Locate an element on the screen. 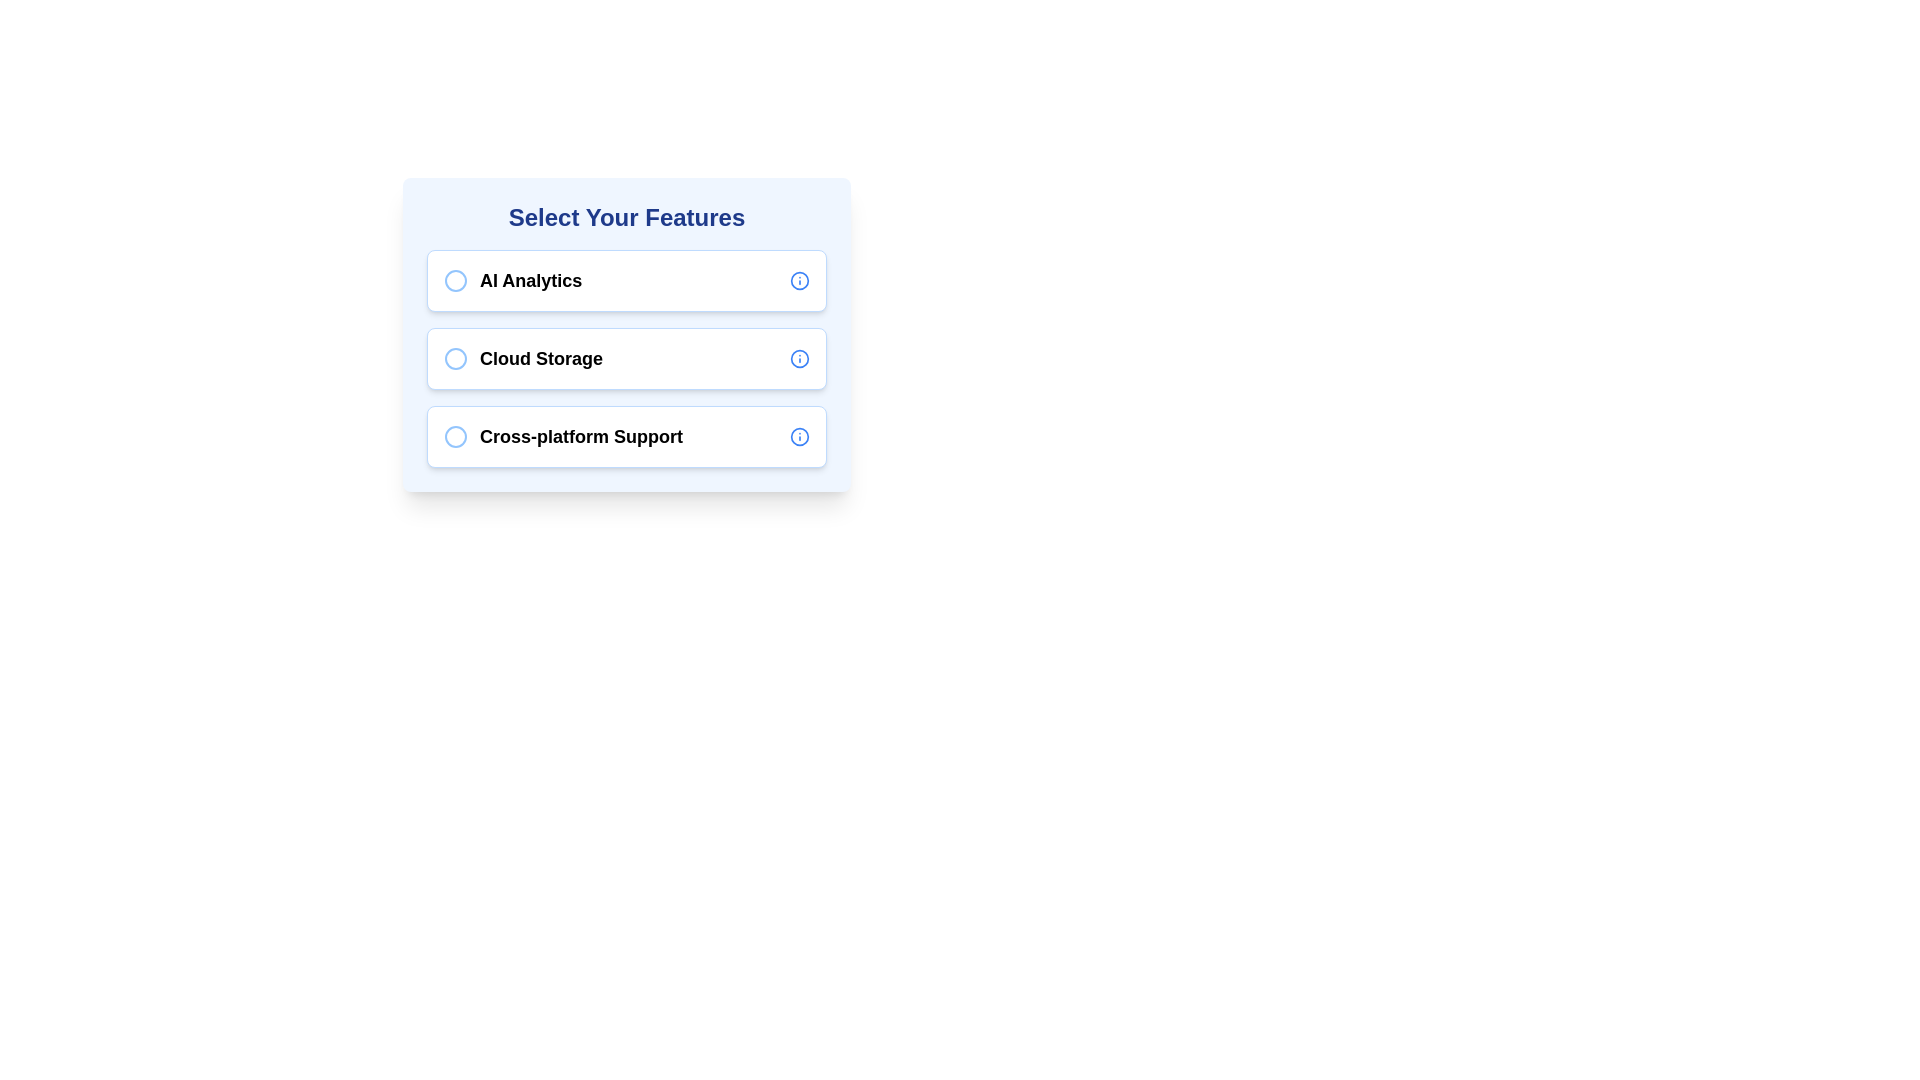 Image resolution: width=1920 pixels, height=1080 pixels. the 'Cloud Storage' text label, which is styled in bold black font and positioned between 'AI Analytics' and 'Cross-platform Support' in the selectable features list is located at coordinates (541, 357).